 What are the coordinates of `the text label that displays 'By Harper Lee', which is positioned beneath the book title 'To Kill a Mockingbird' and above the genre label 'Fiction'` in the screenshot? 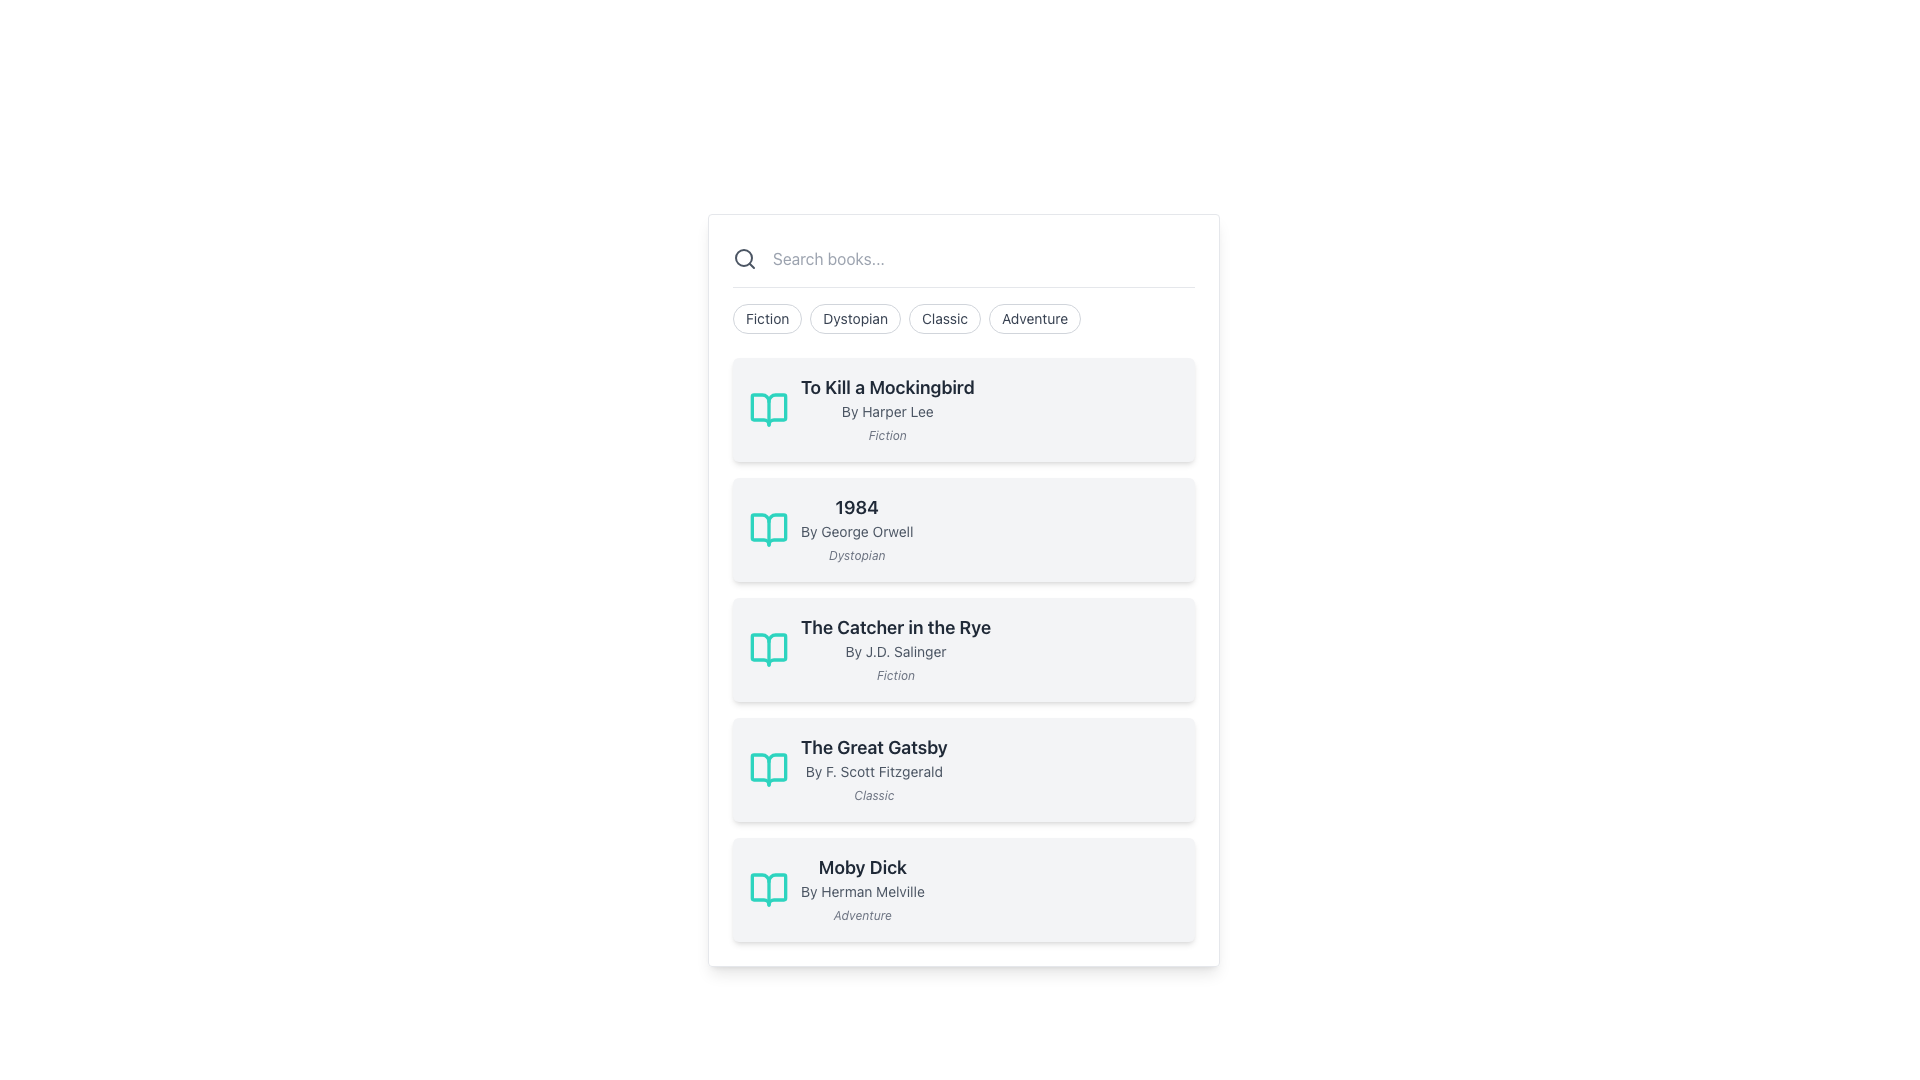 It's located at (886, 411).